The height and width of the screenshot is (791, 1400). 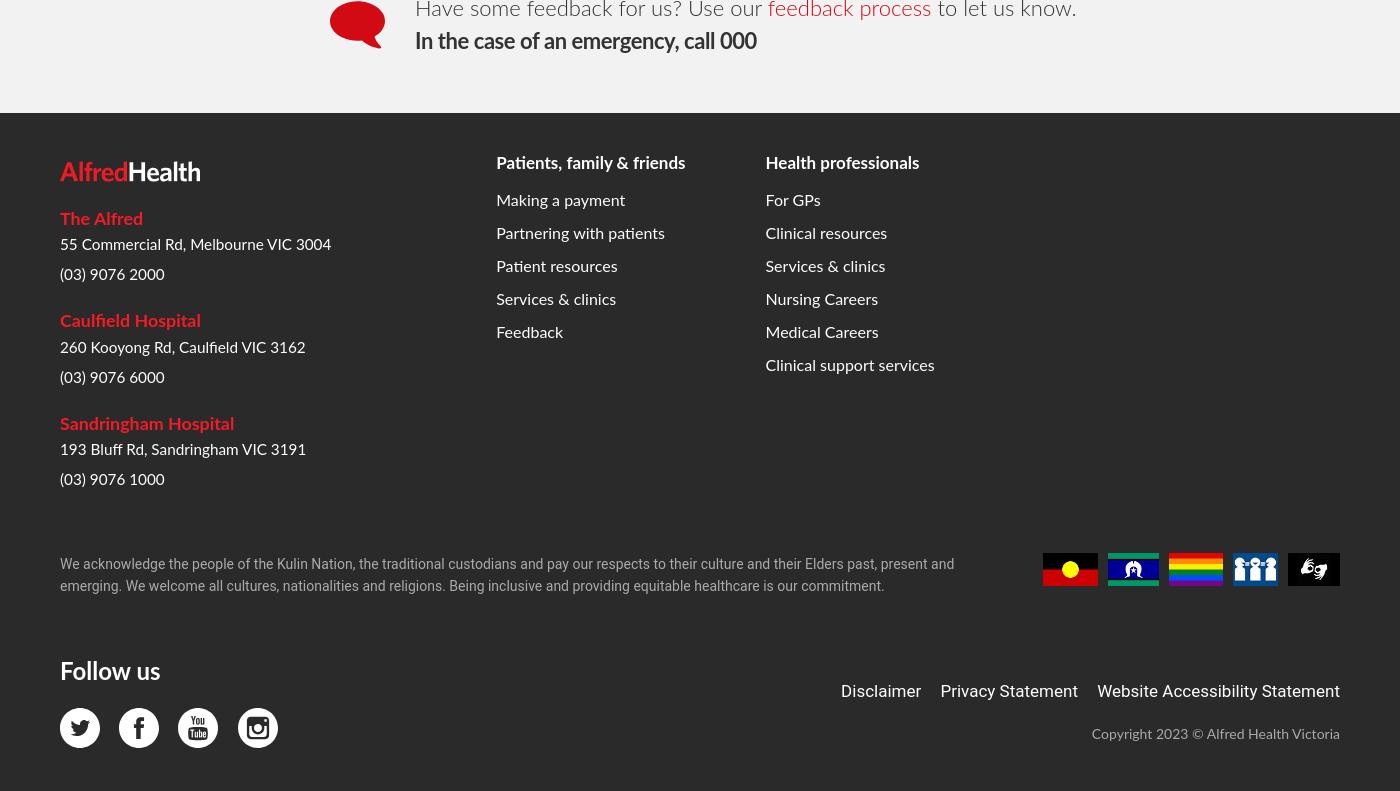 What do you see at coordinates (881, 366) in the screenshot?
I see `'Disclaimer'` at bounding box center [881, 366].